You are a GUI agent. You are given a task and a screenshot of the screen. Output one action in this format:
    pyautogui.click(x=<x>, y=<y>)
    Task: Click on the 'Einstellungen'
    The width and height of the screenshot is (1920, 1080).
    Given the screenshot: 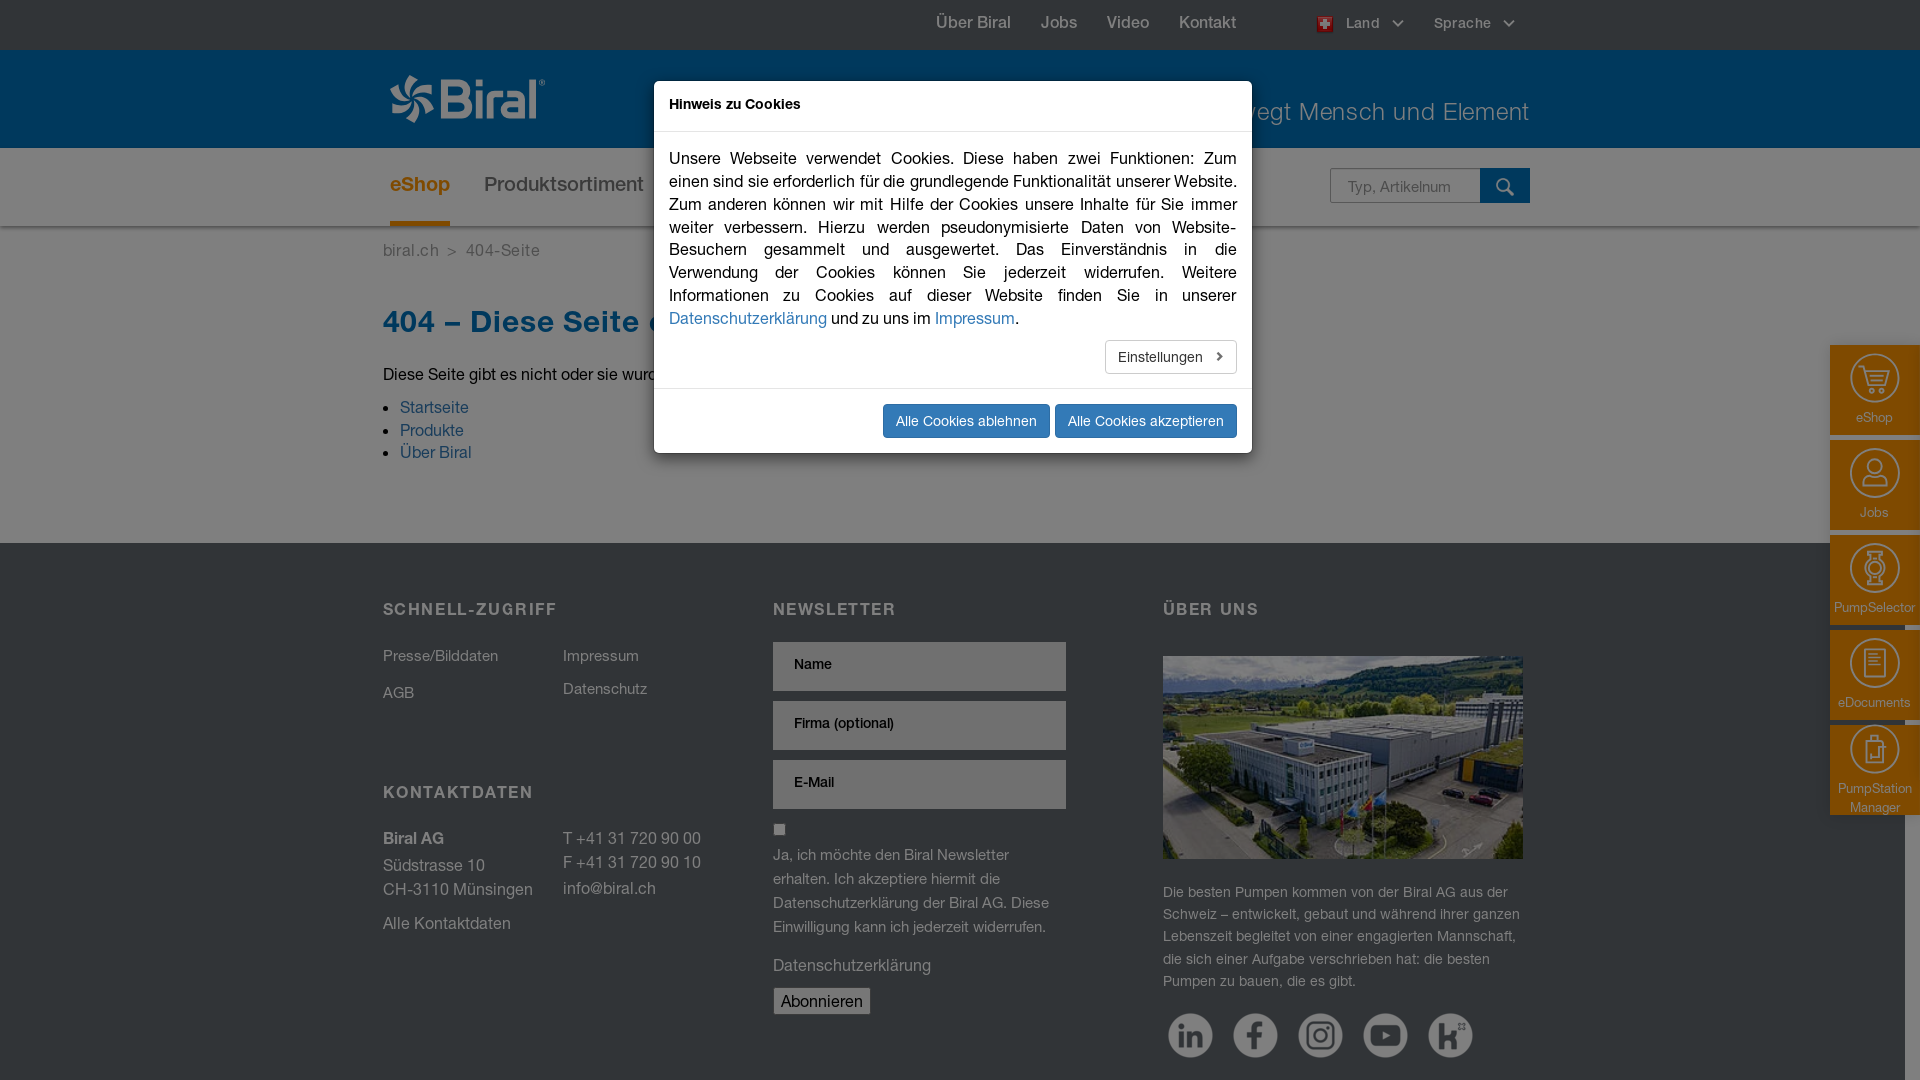 What is the action you would take?
    pyautogui.click(x=1171, y=356)
    